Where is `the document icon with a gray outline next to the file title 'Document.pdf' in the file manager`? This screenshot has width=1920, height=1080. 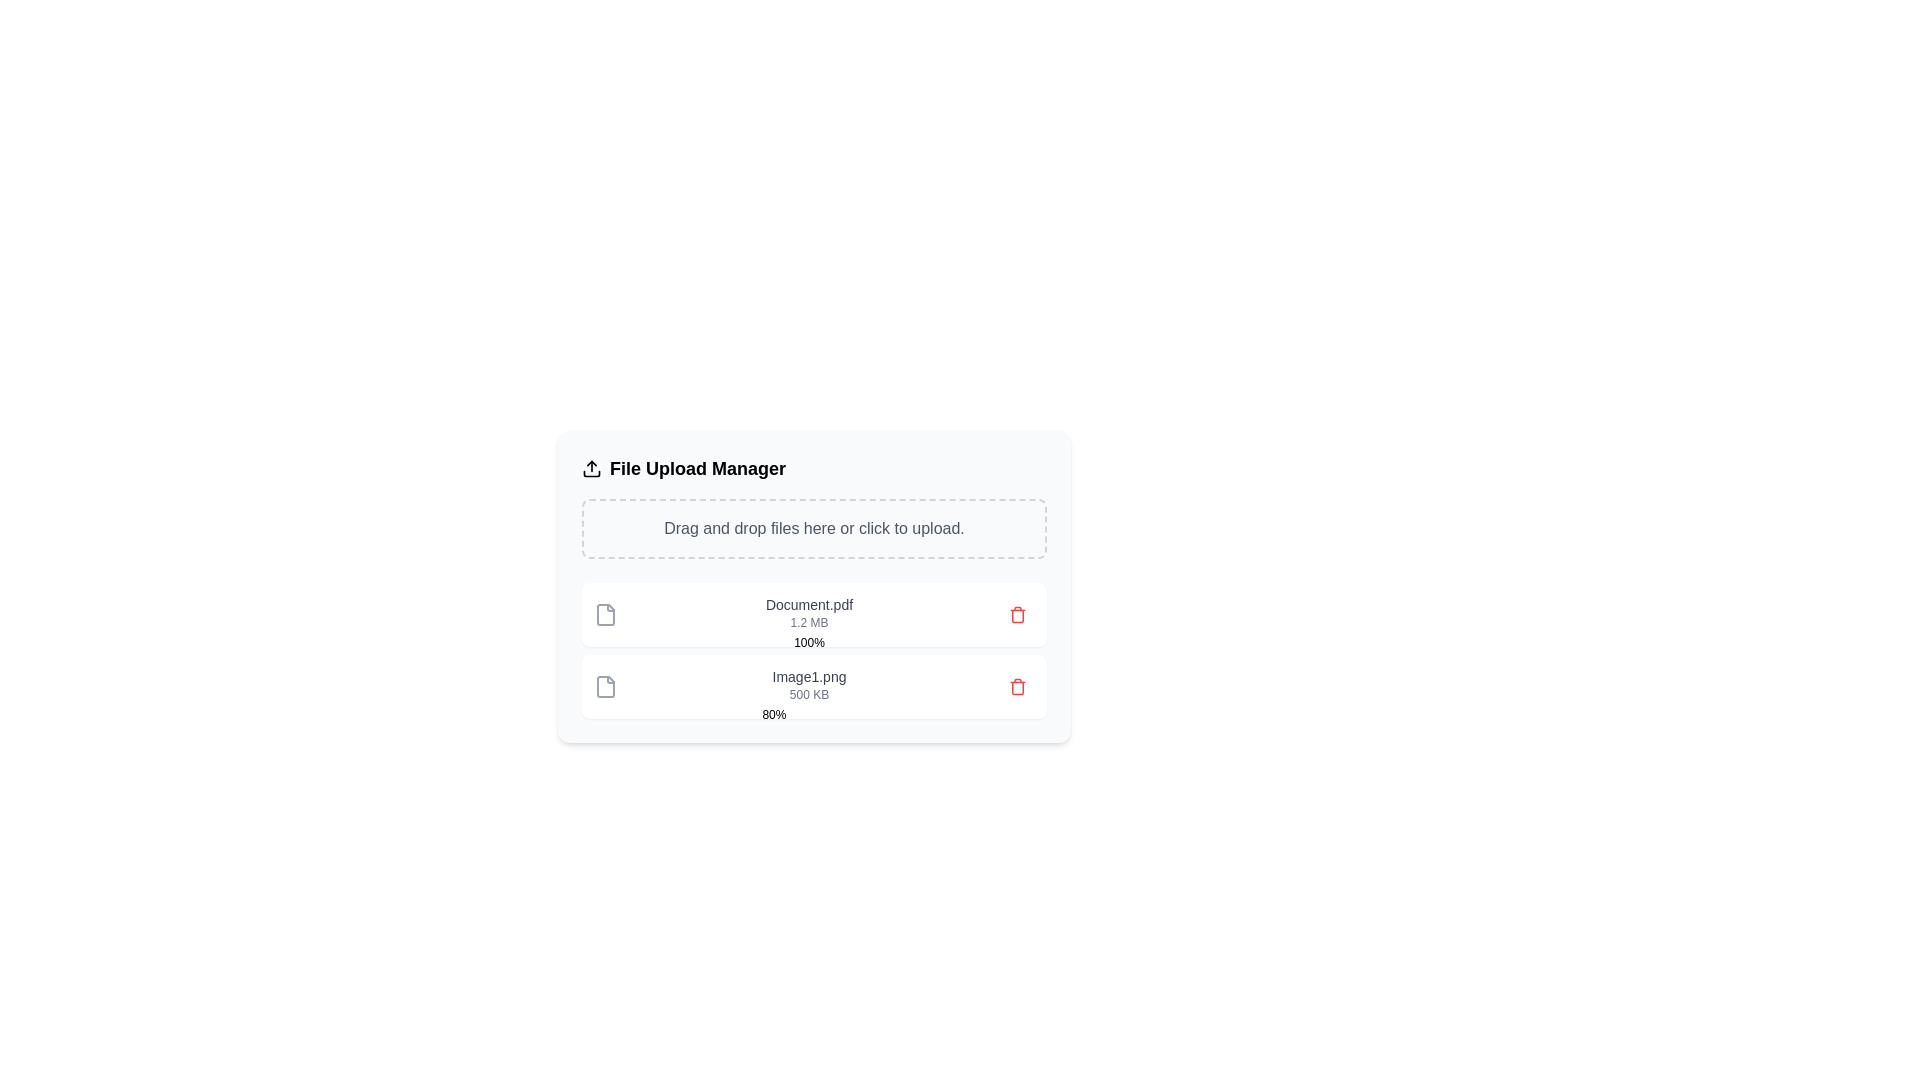 the document icon with a gray outline next to the file title 'Document.pdf' in the file manager is located at coordinates (604, 613).